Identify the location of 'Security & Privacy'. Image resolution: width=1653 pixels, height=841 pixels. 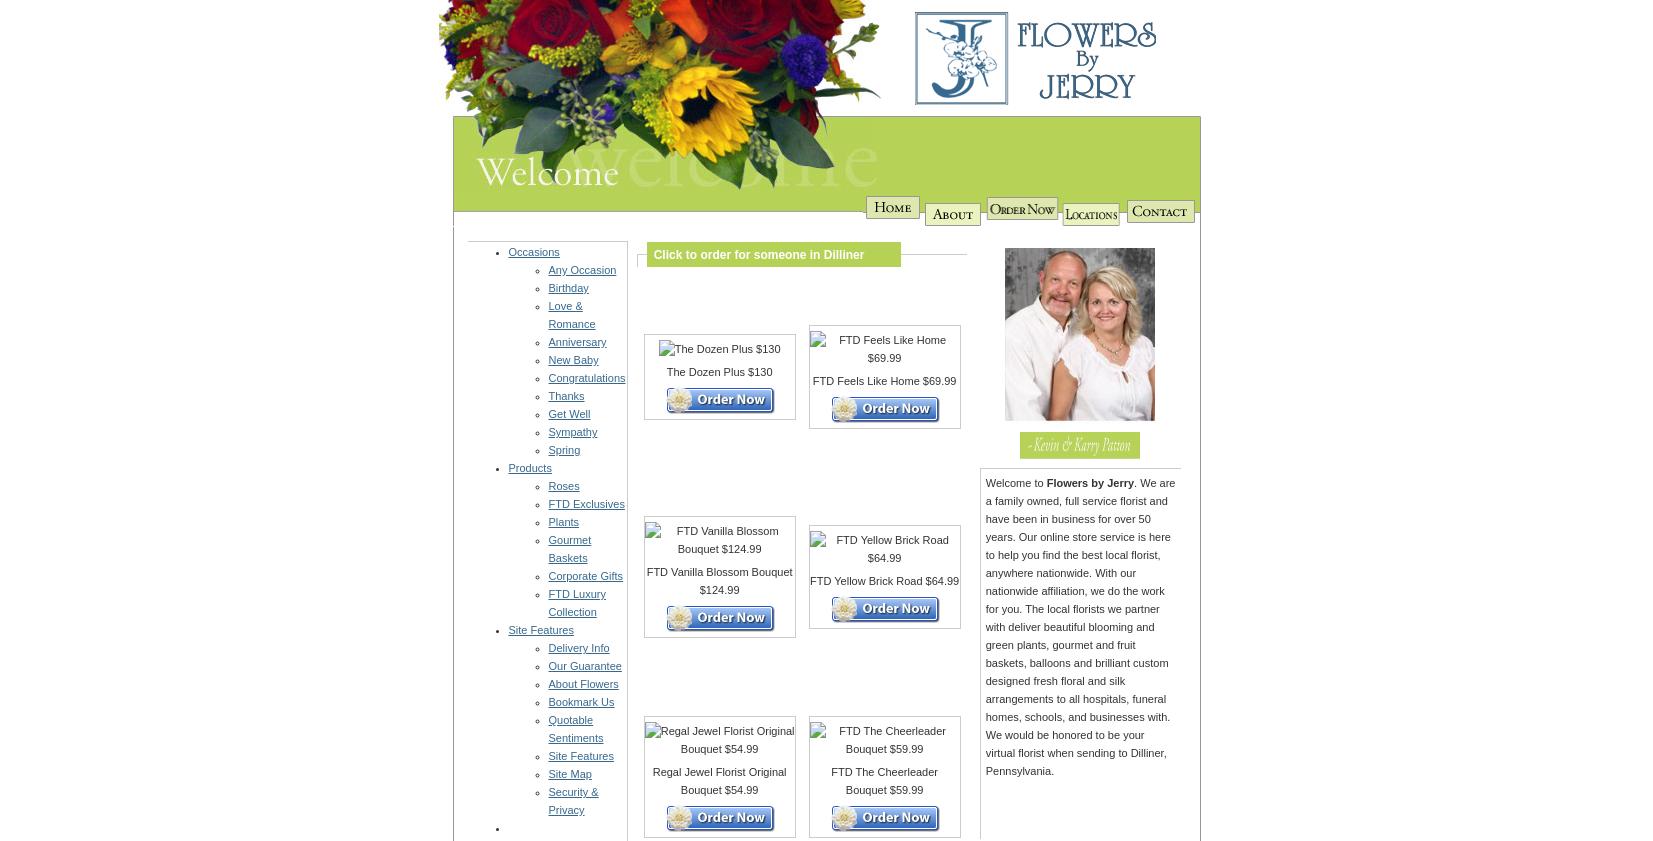
(571, 800).